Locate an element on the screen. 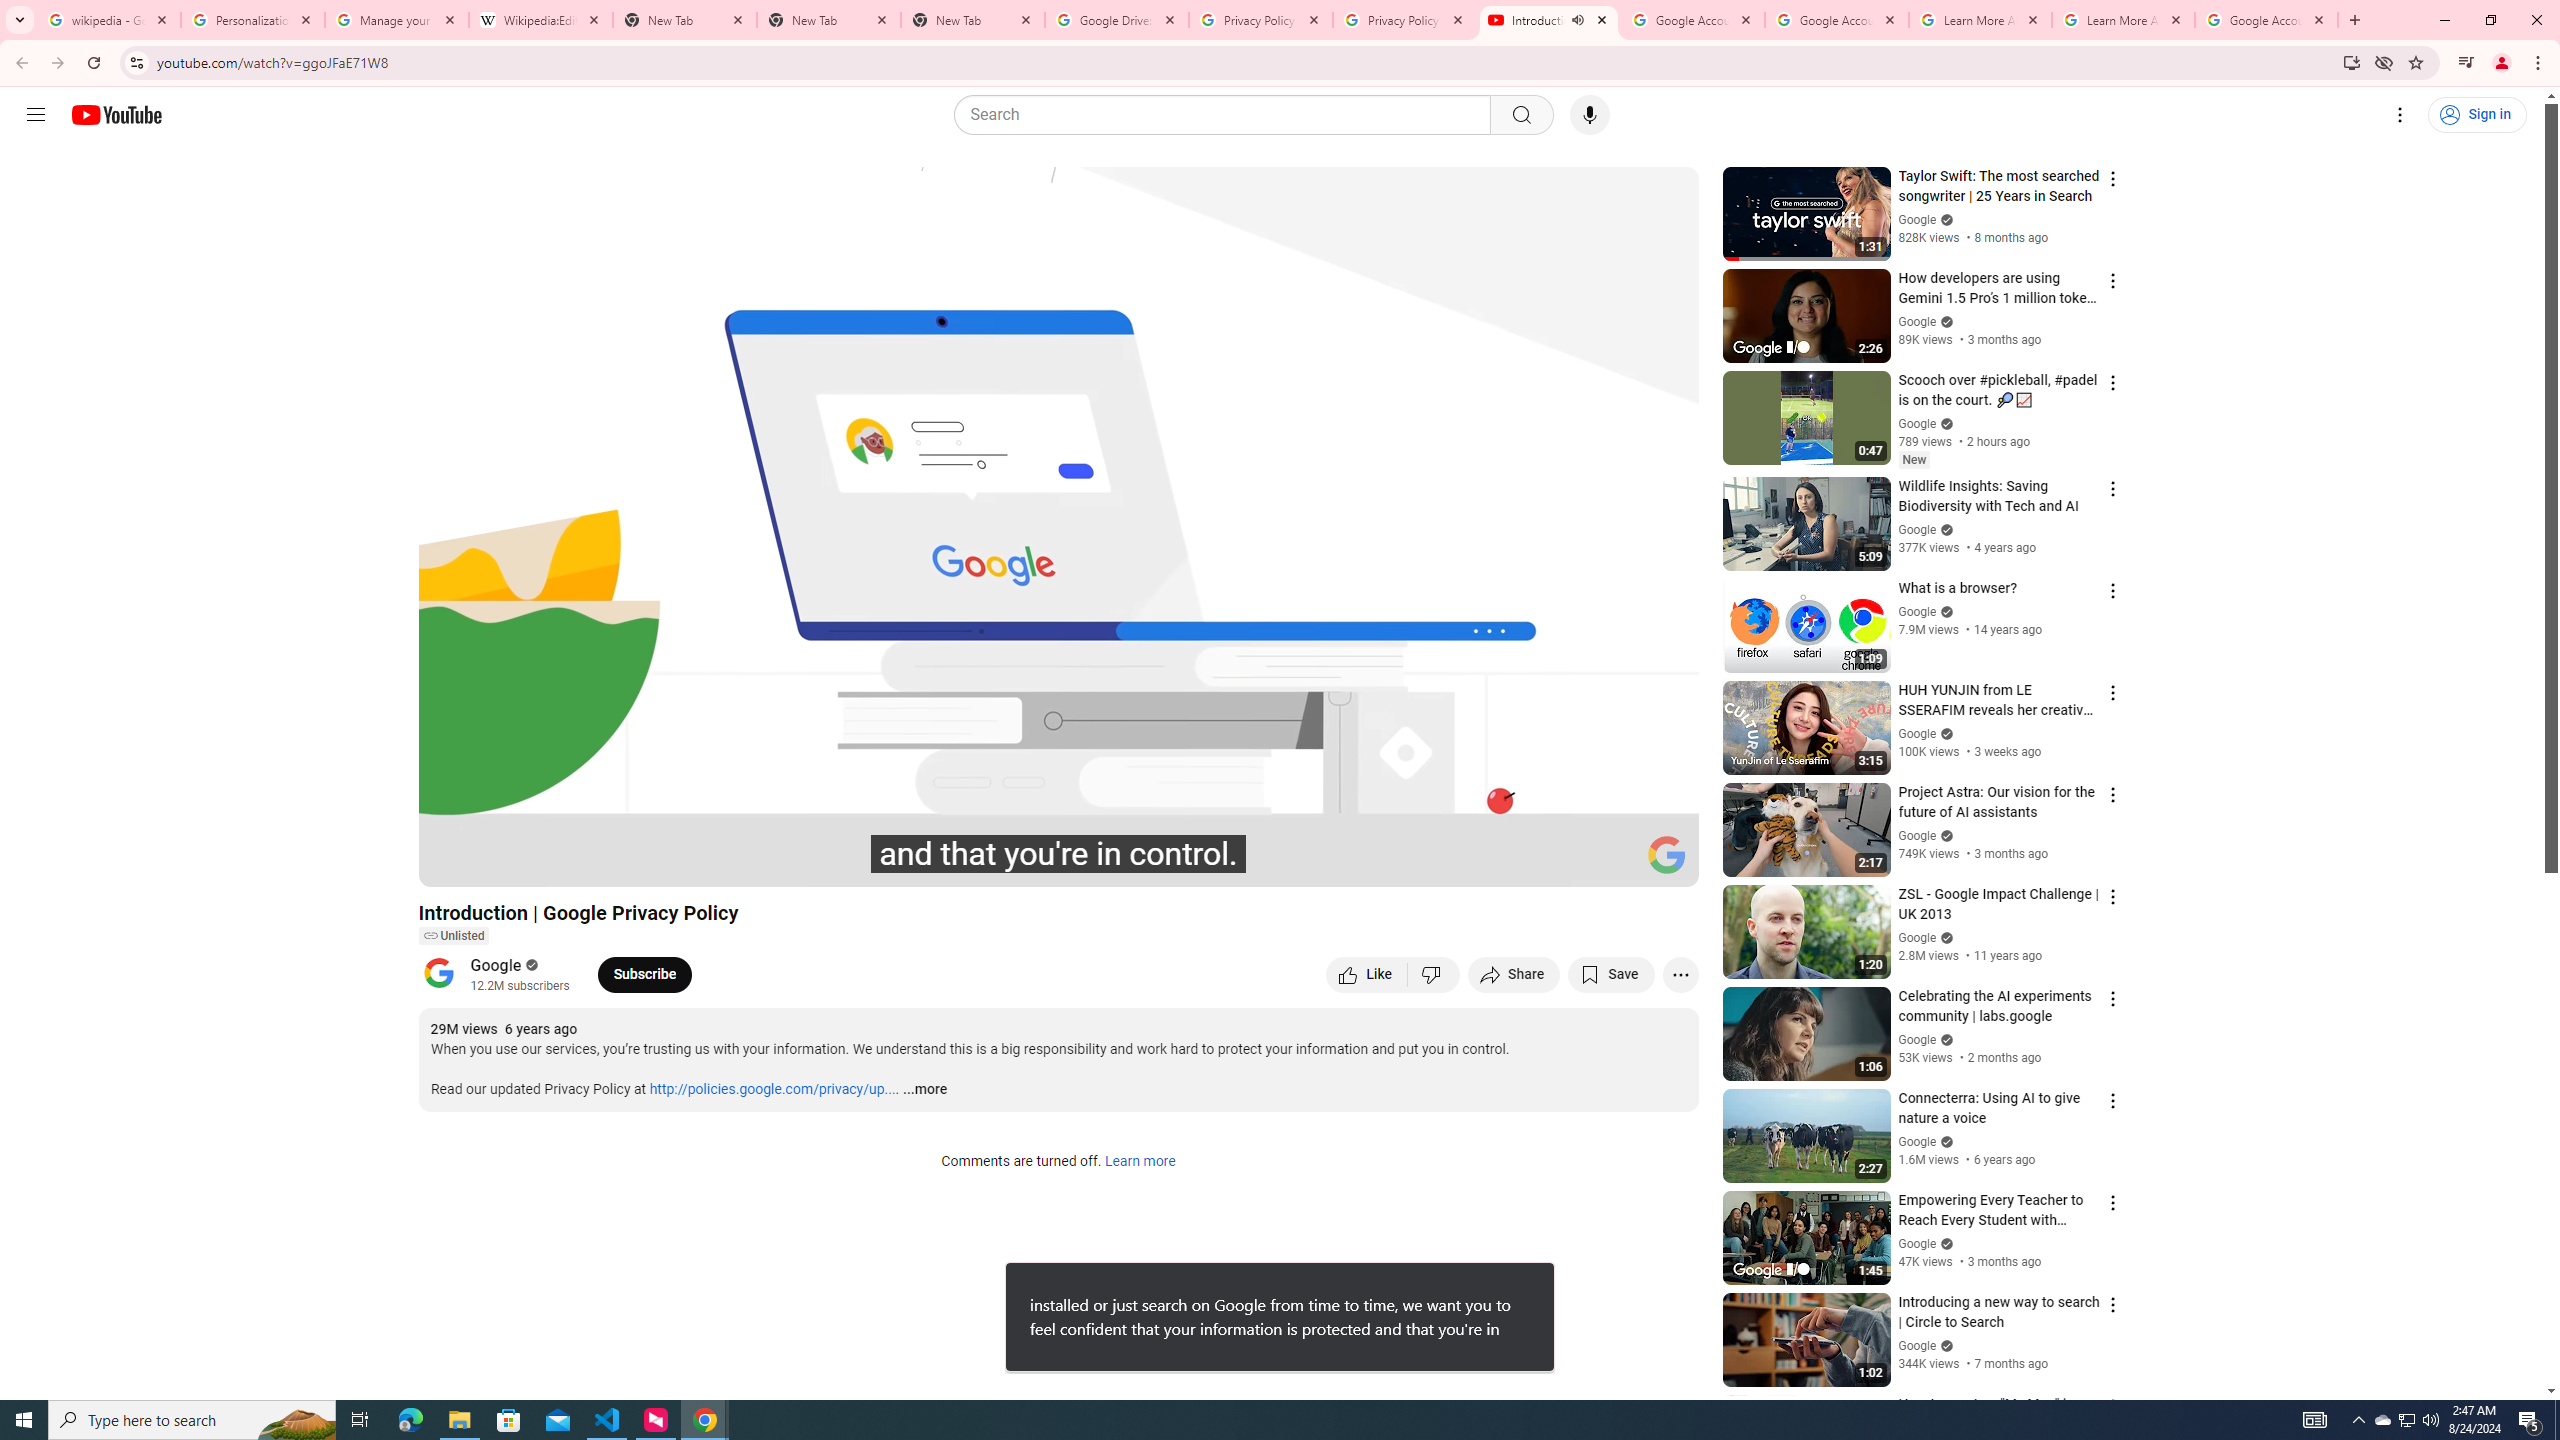  'Unlisted' is located at coordinates (452, 935).